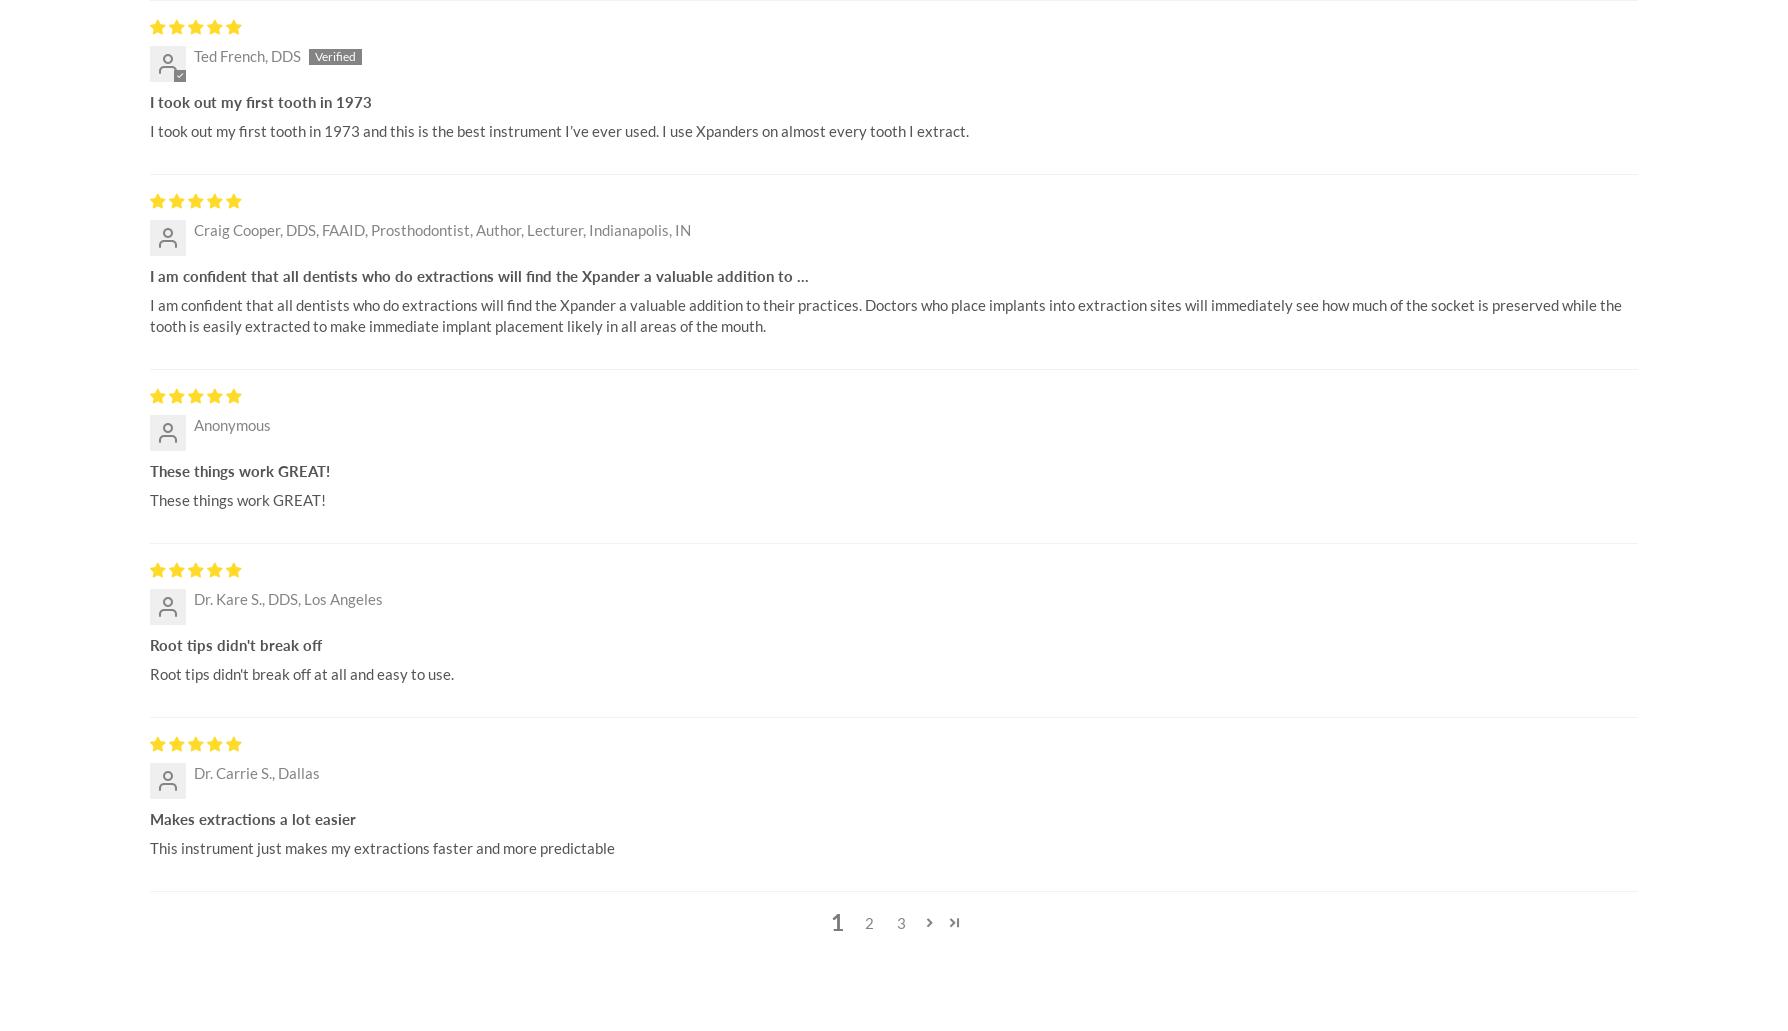 This screenshot has width=1788, height=1031. Describe the element at coordinates (867, 922) in the screenshot. I see `'2'` at that location.